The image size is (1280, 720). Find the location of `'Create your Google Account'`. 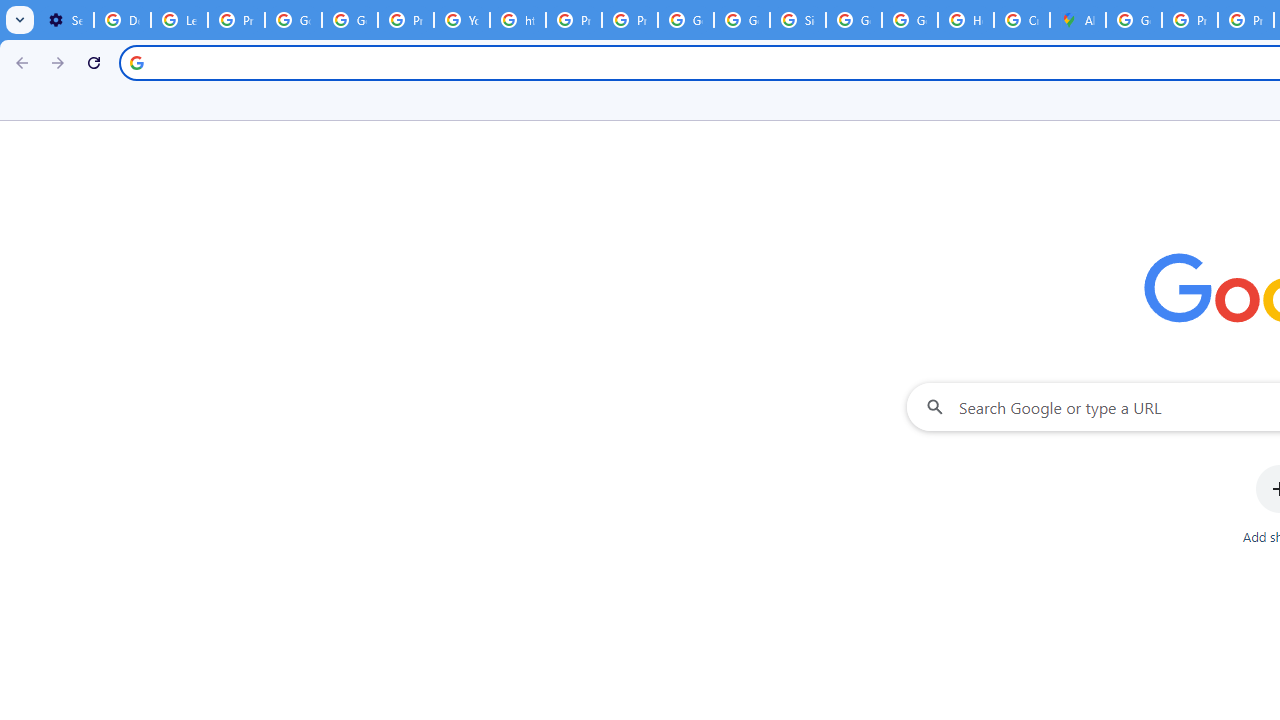

'Create your Google Account' is located at coordinates (1022, 20).